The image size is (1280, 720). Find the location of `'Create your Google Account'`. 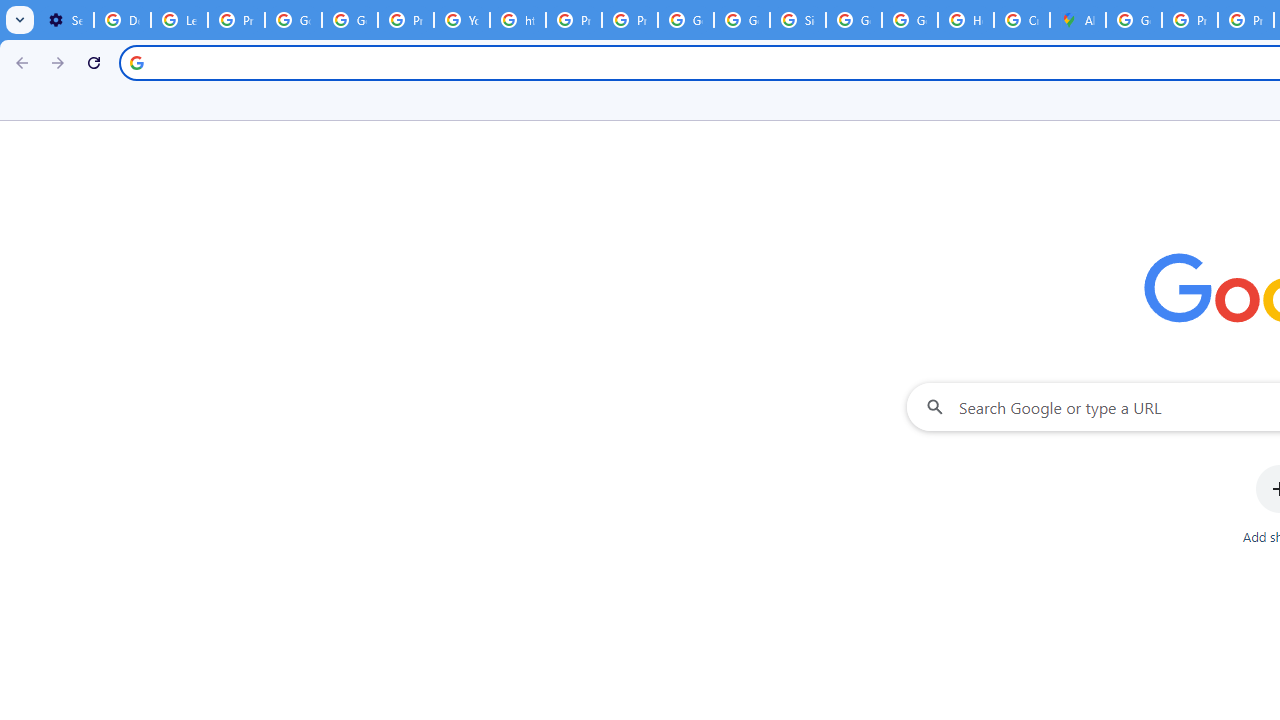

'Create your Google Account' is located at coordinates (1022, 20).